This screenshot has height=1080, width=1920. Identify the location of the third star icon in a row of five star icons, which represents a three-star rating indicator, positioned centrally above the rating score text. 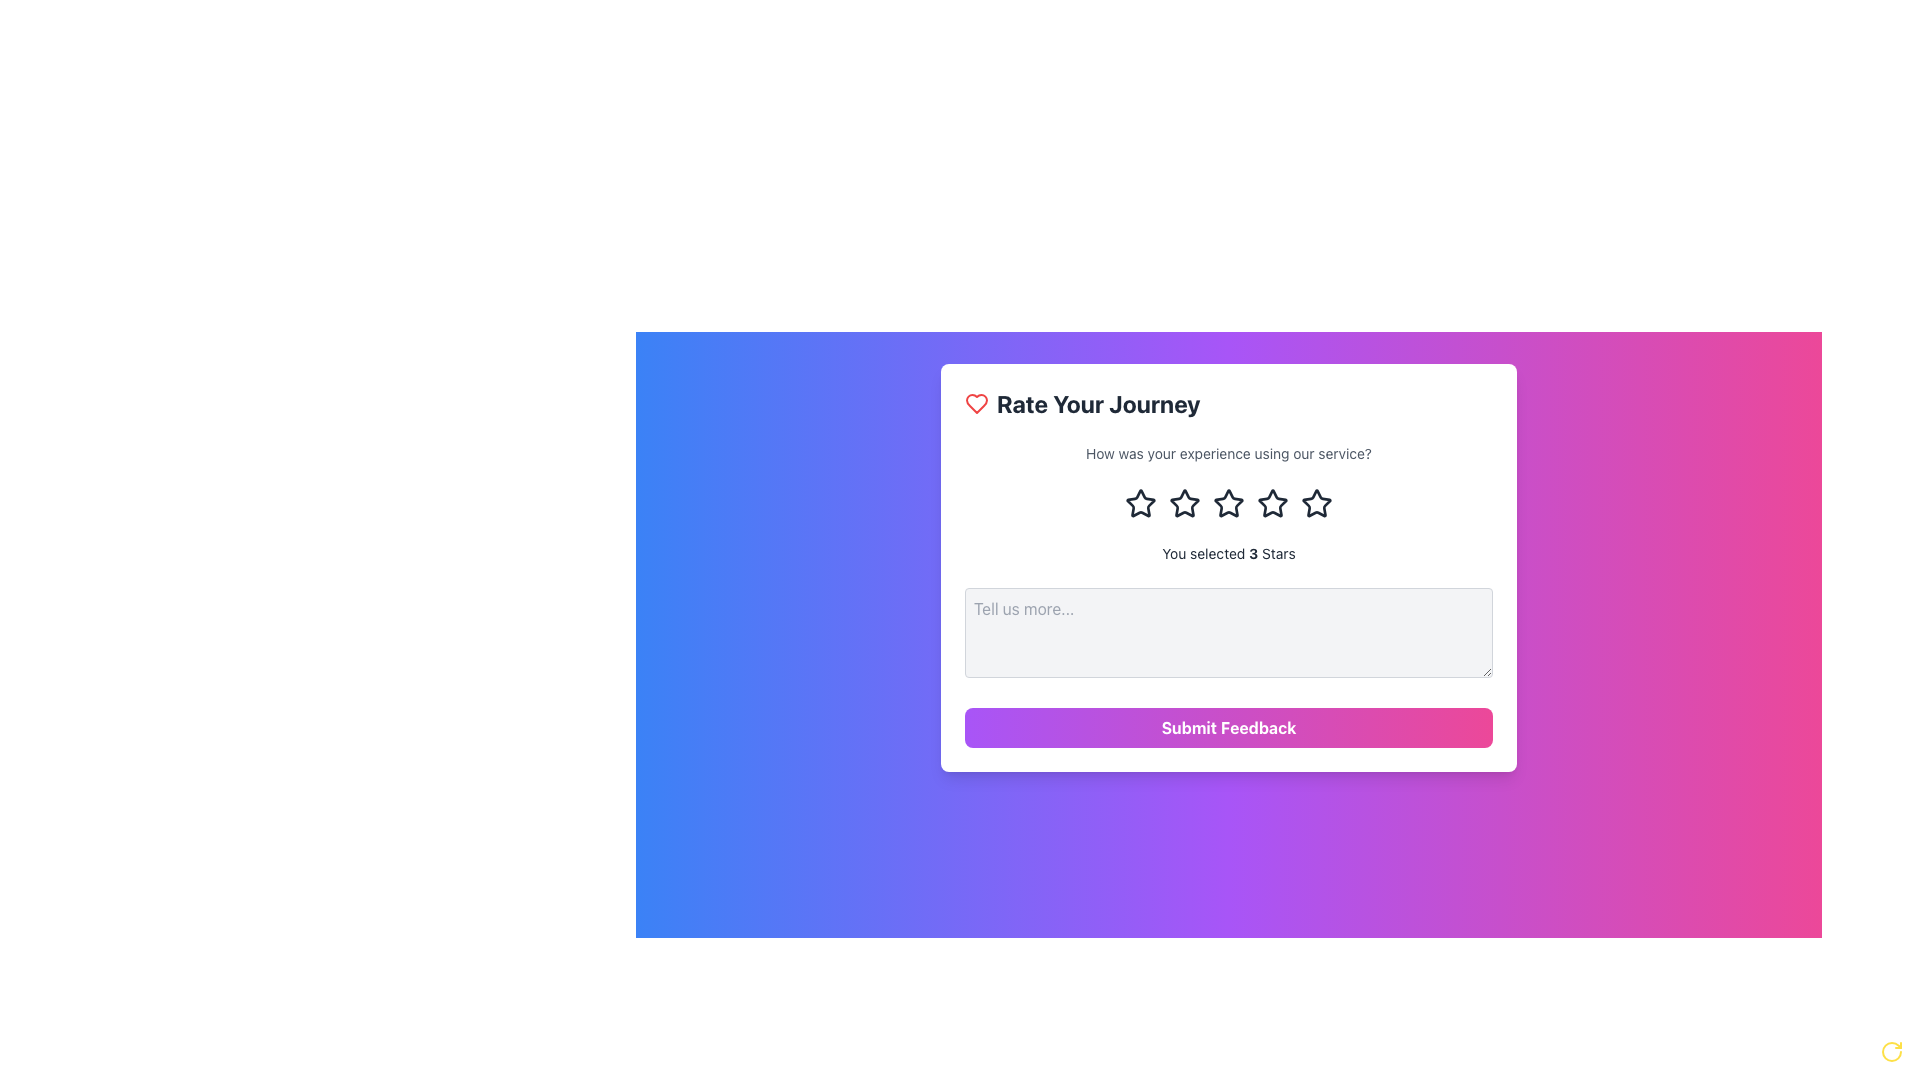
(1271, 503).